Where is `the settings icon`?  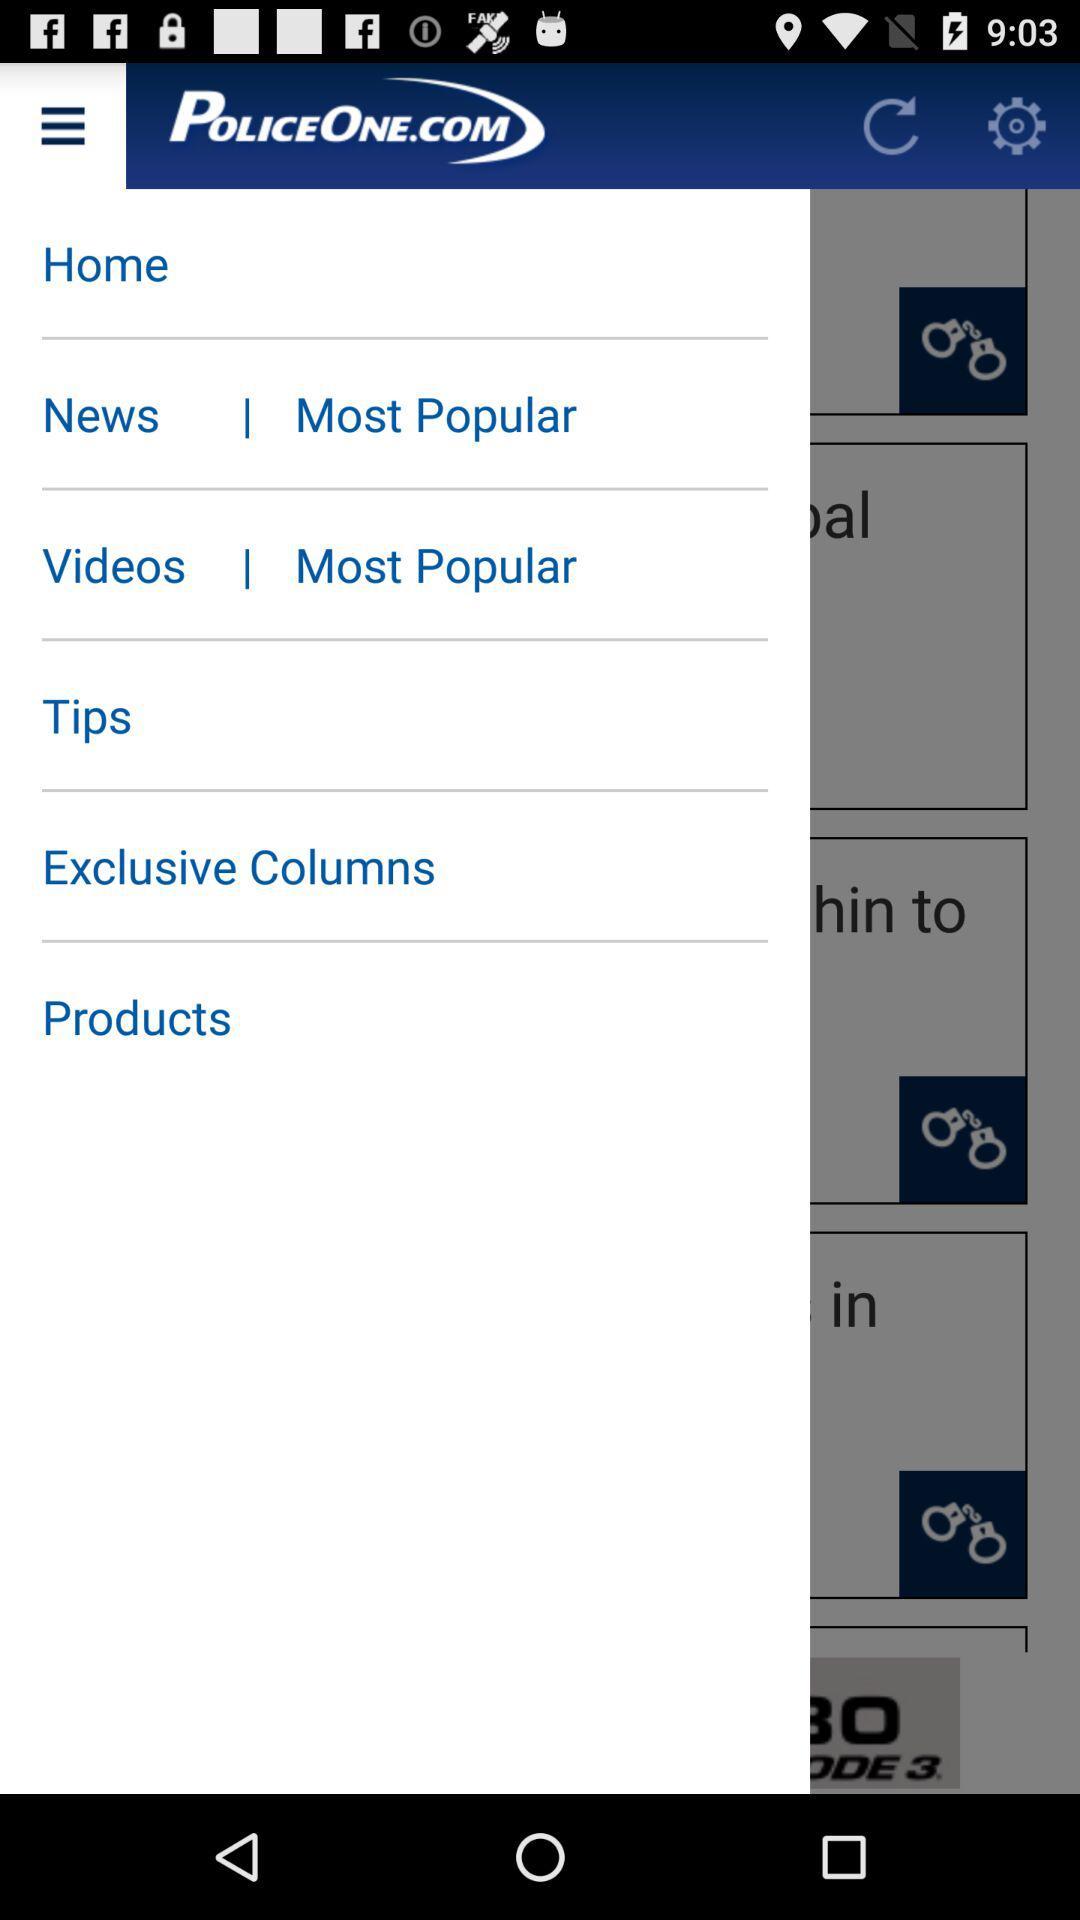
the settings icon is located at coordinates (1017, 133).